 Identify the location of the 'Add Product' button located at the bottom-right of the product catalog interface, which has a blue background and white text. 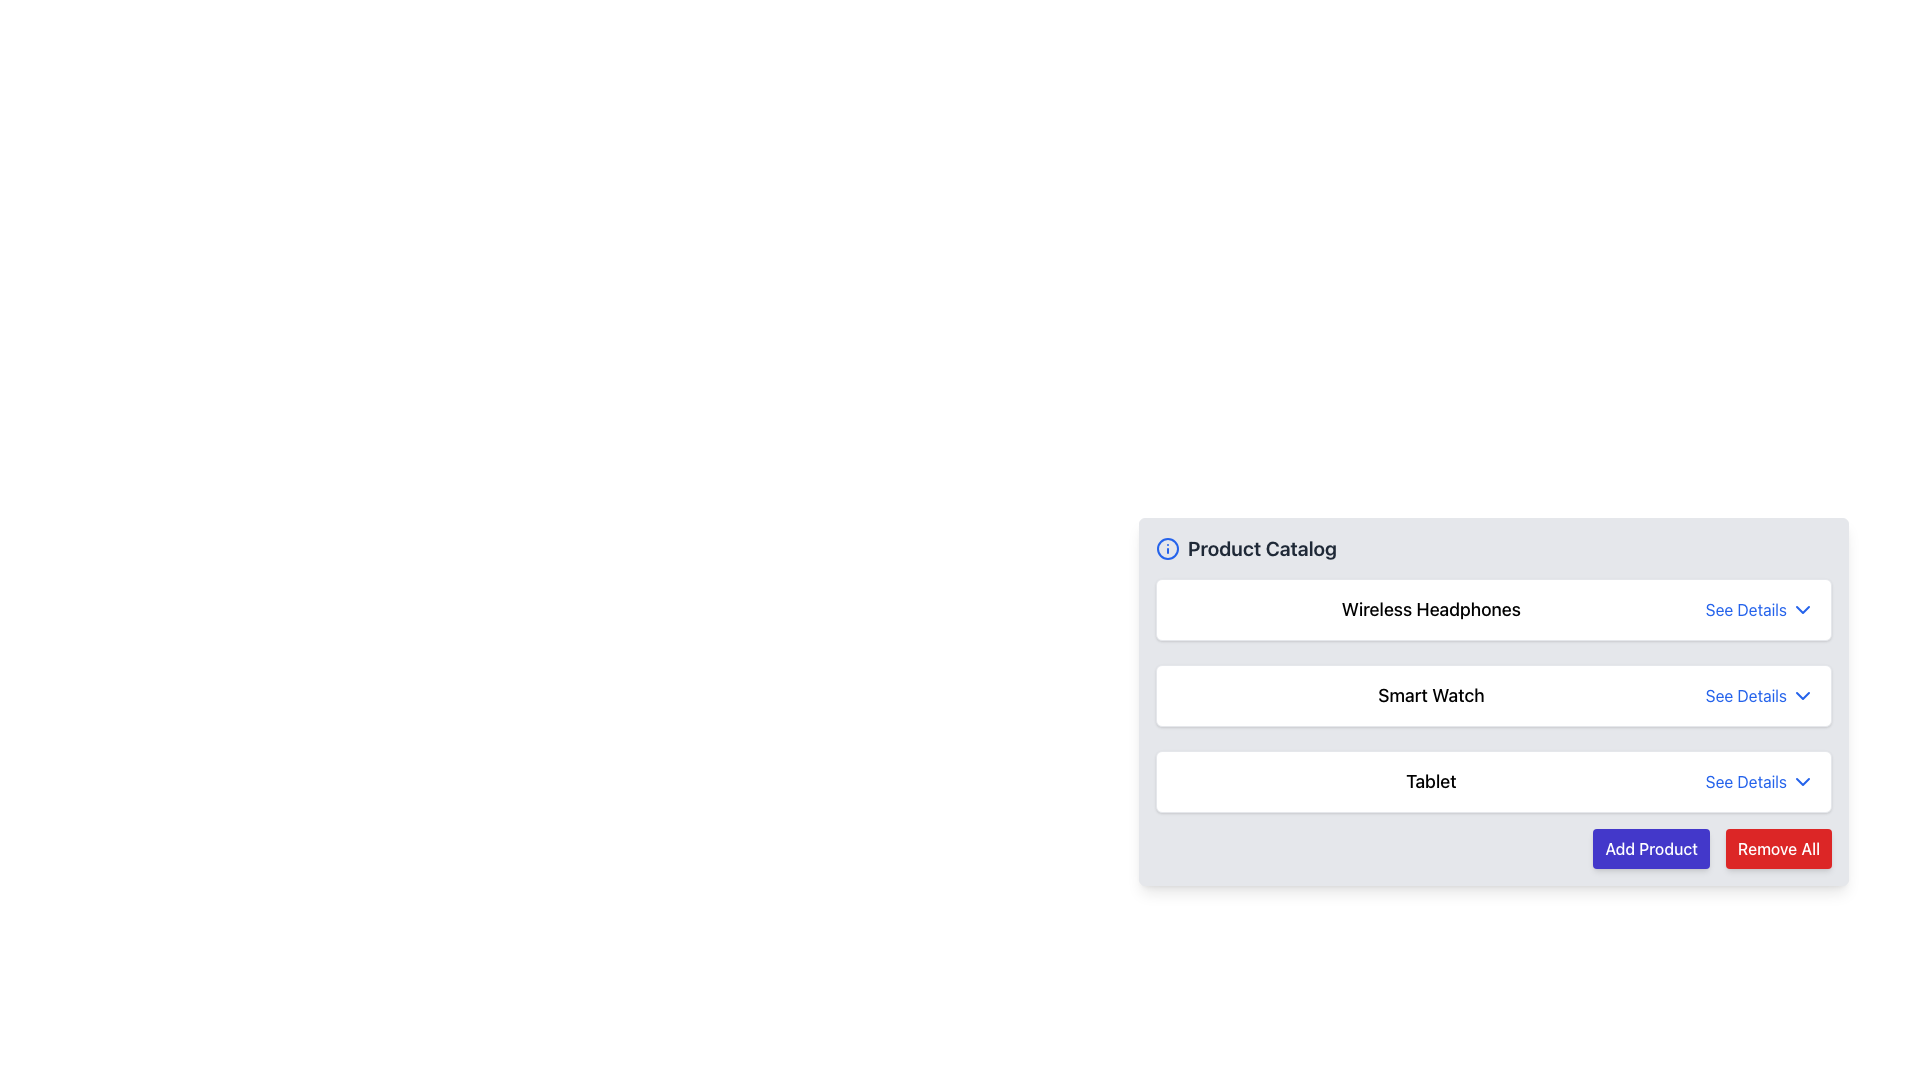
(1651, 848).